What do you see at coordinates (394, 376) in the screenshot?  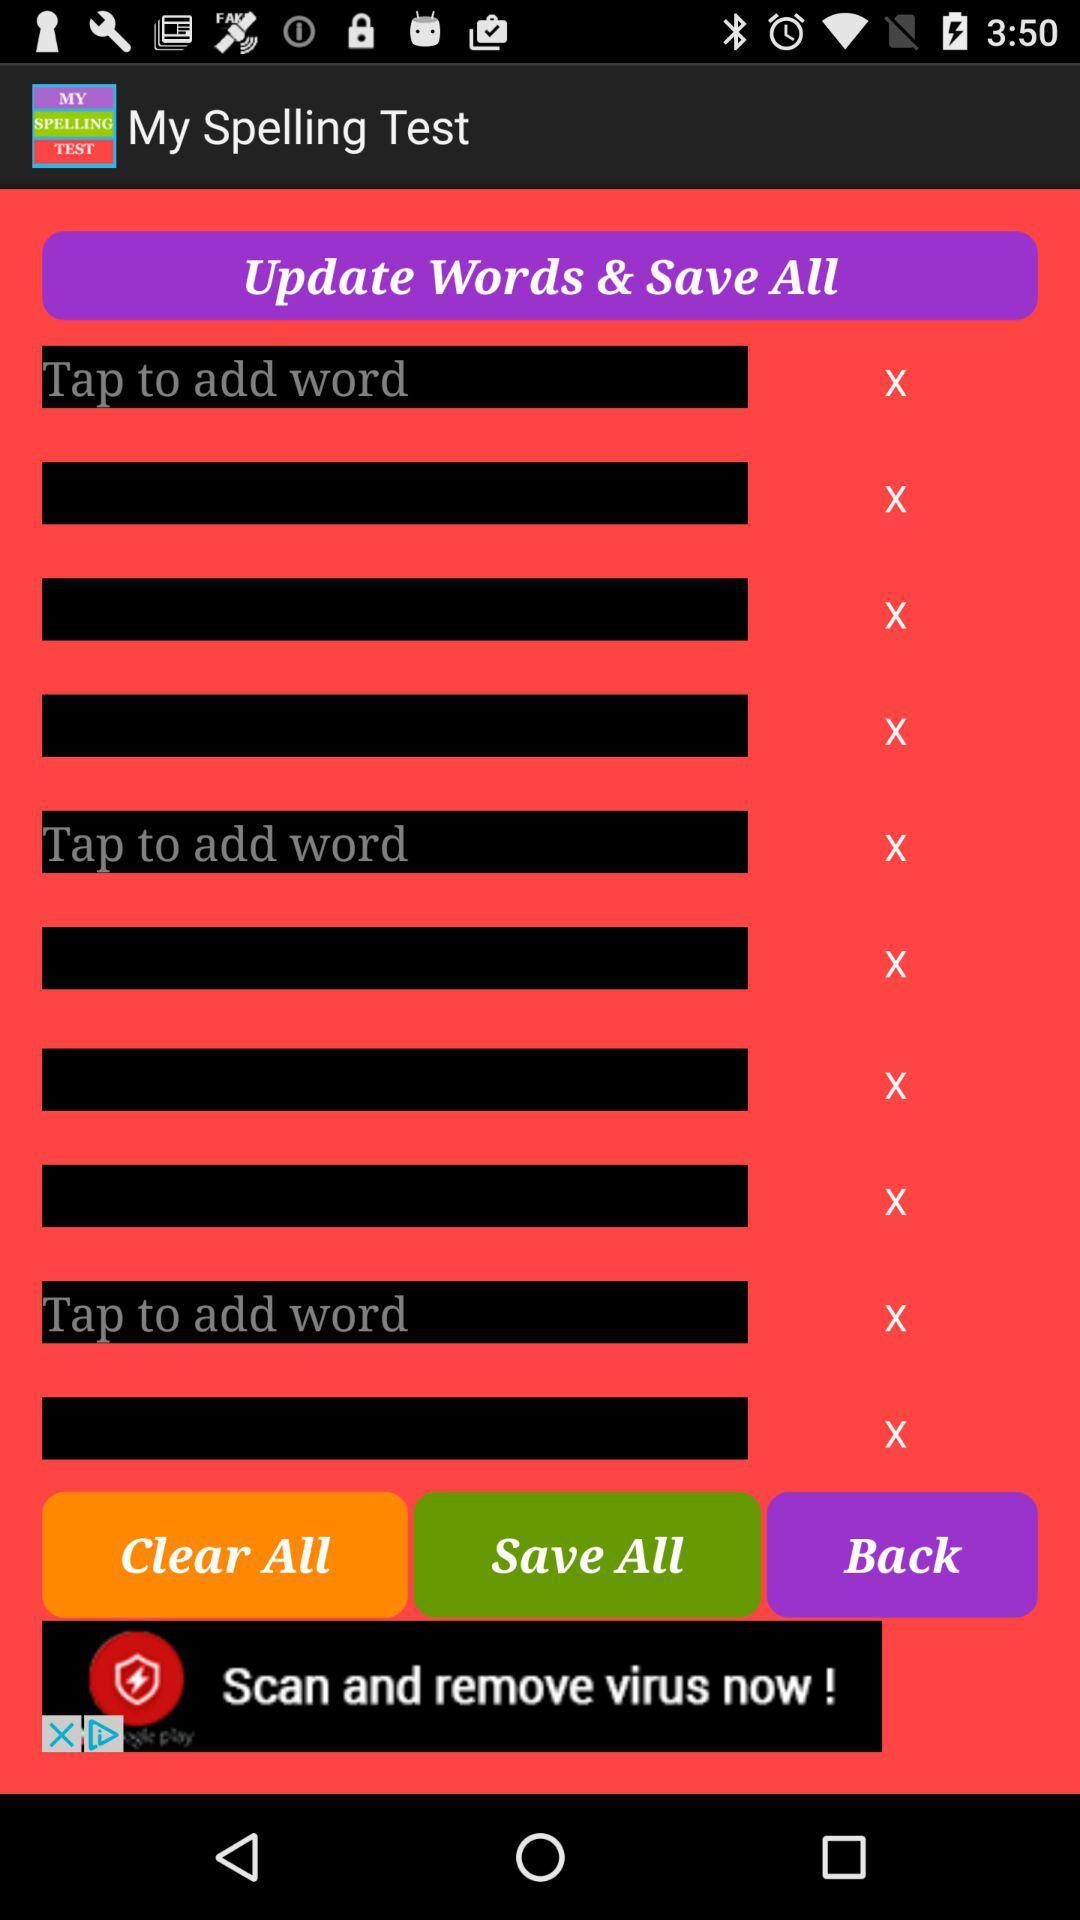 I see `tap to add word column` at bounding box center [394, 376].